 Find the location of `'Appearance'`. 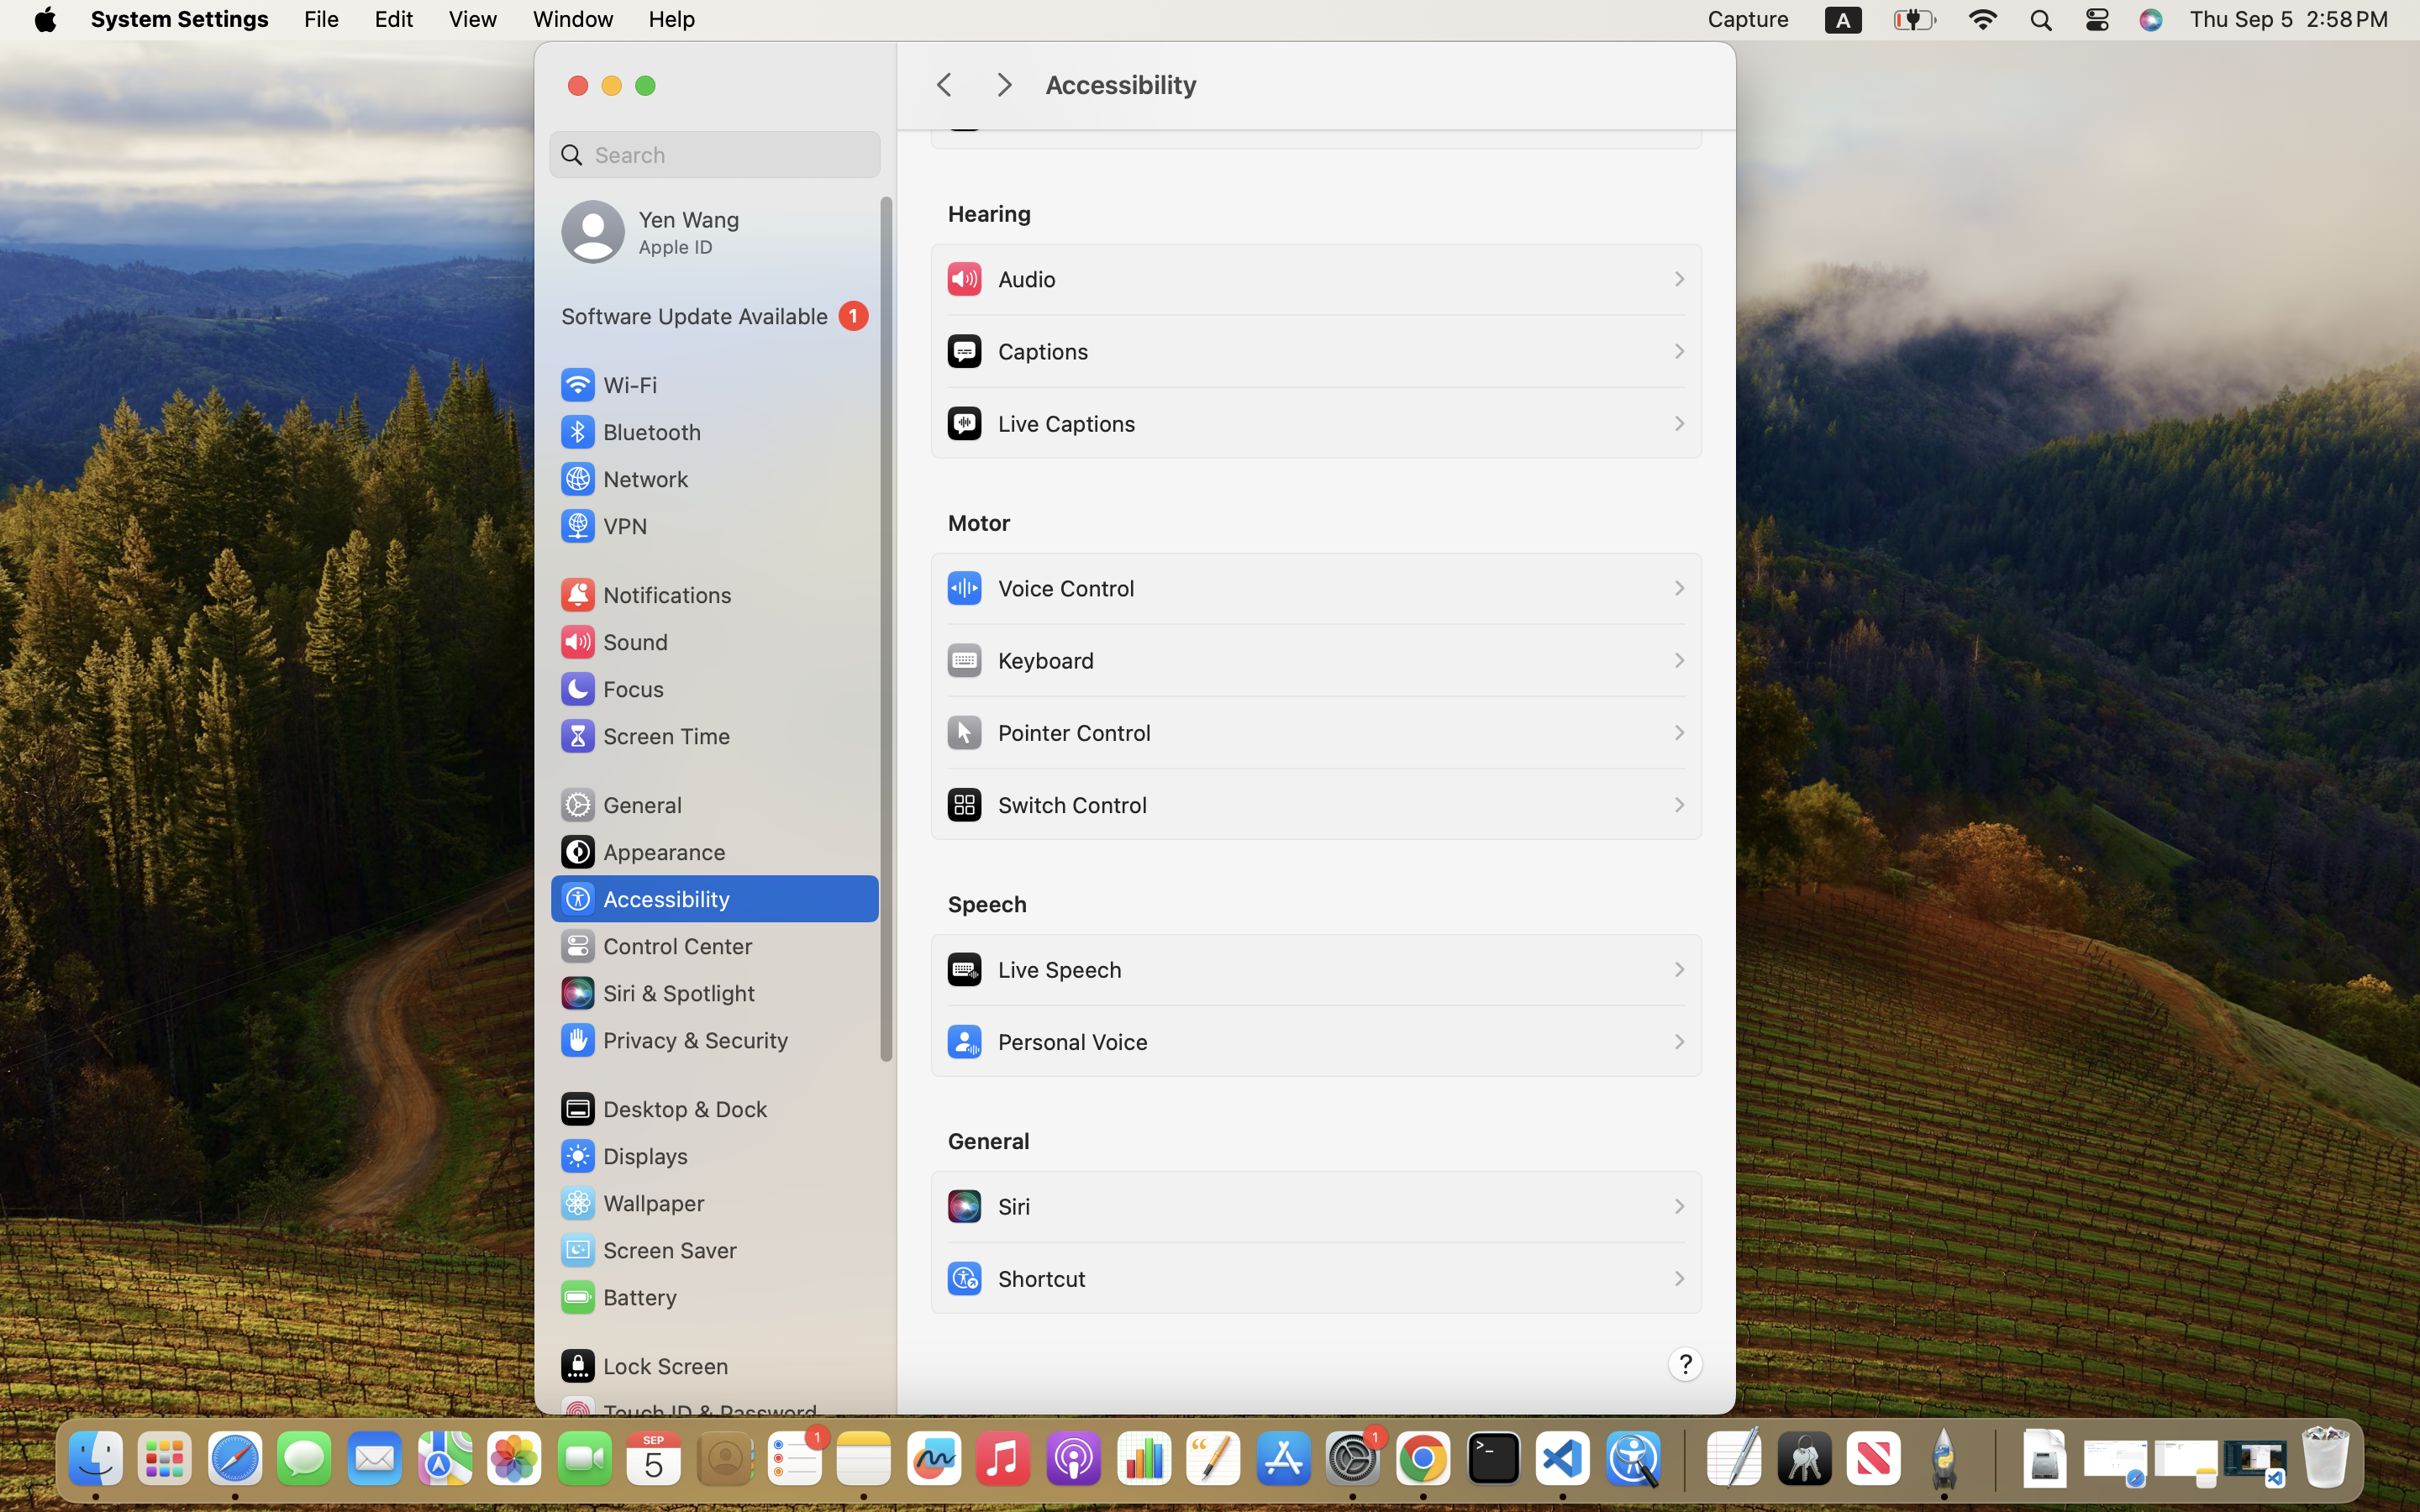

'Appearance' is located at coordinates (641, 851).